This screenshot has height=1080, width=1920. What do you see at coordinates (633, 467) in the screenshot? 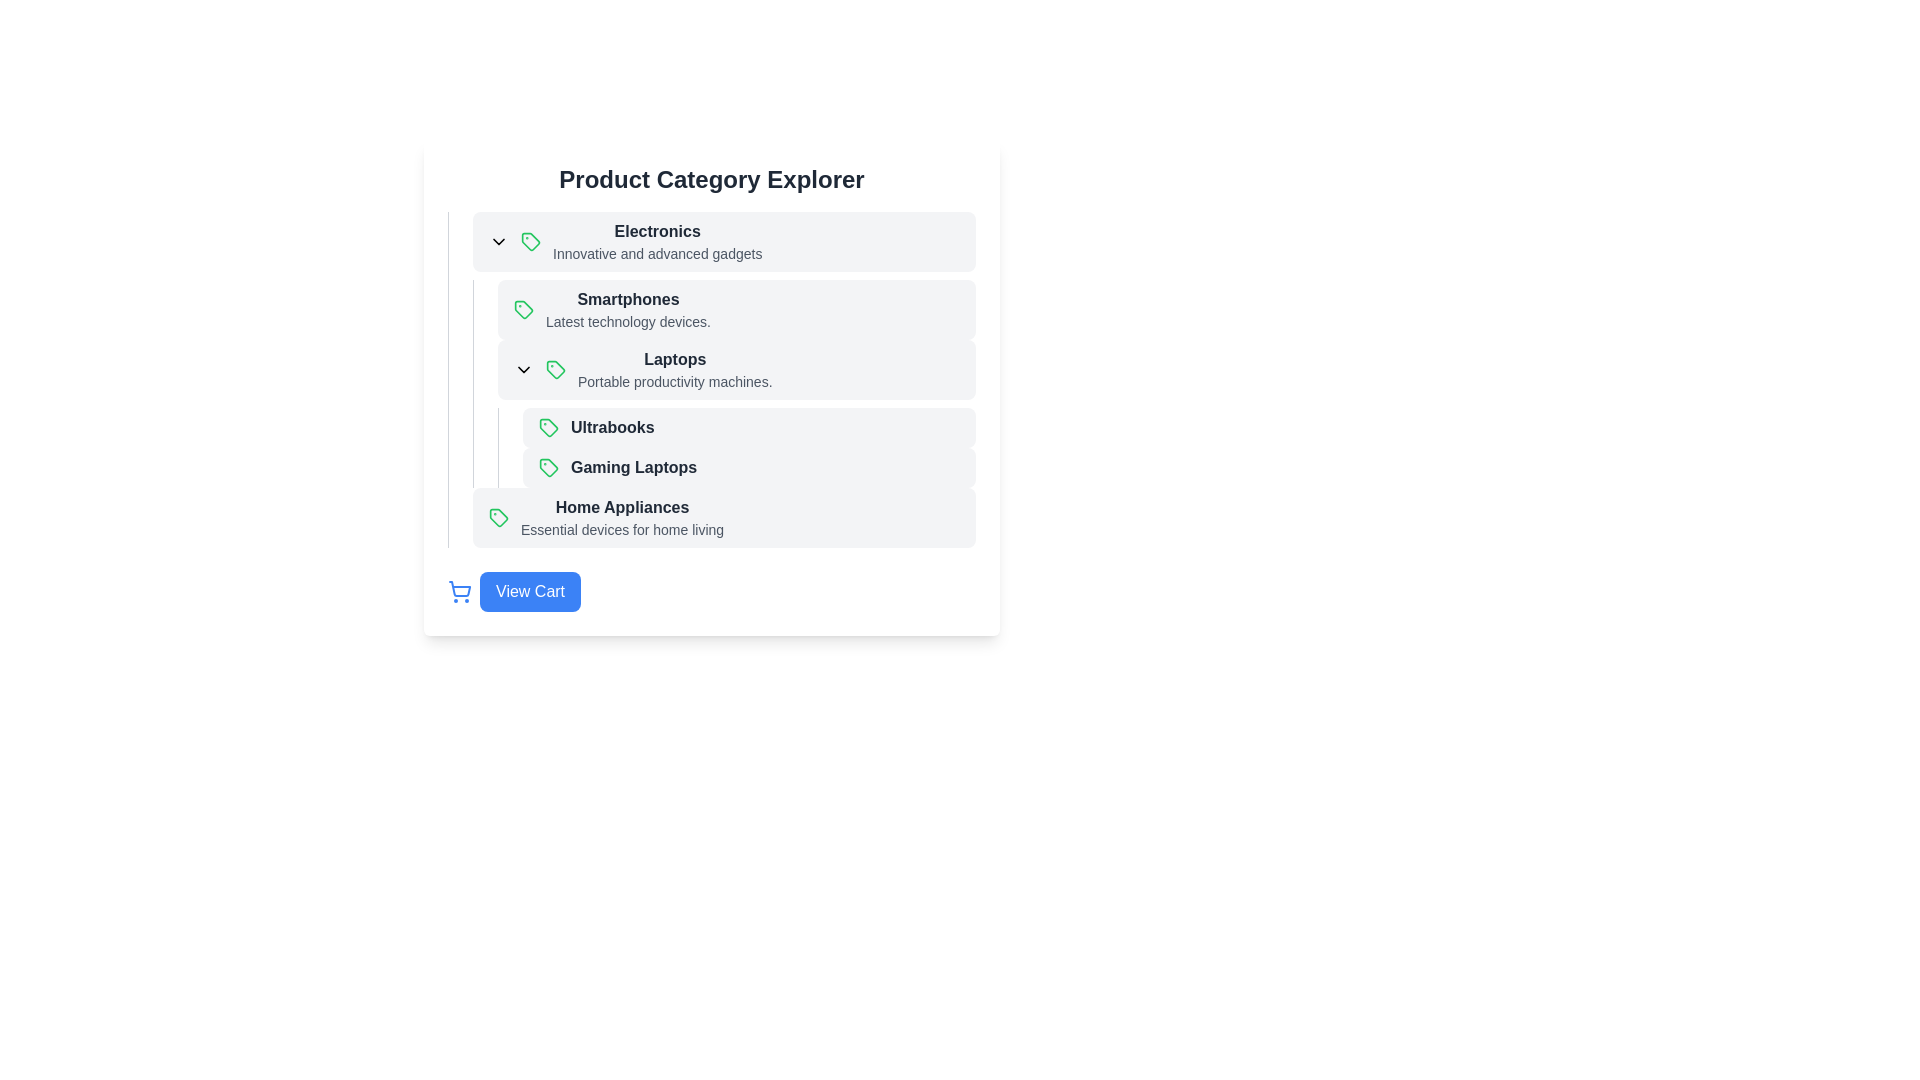
I see `the static text label 'Gaming Laptops' which is styled with bold grayish text and is the third item under the 'Laptops' category in the 'Product Category Explorer' section` at bounding box center [633, 467].